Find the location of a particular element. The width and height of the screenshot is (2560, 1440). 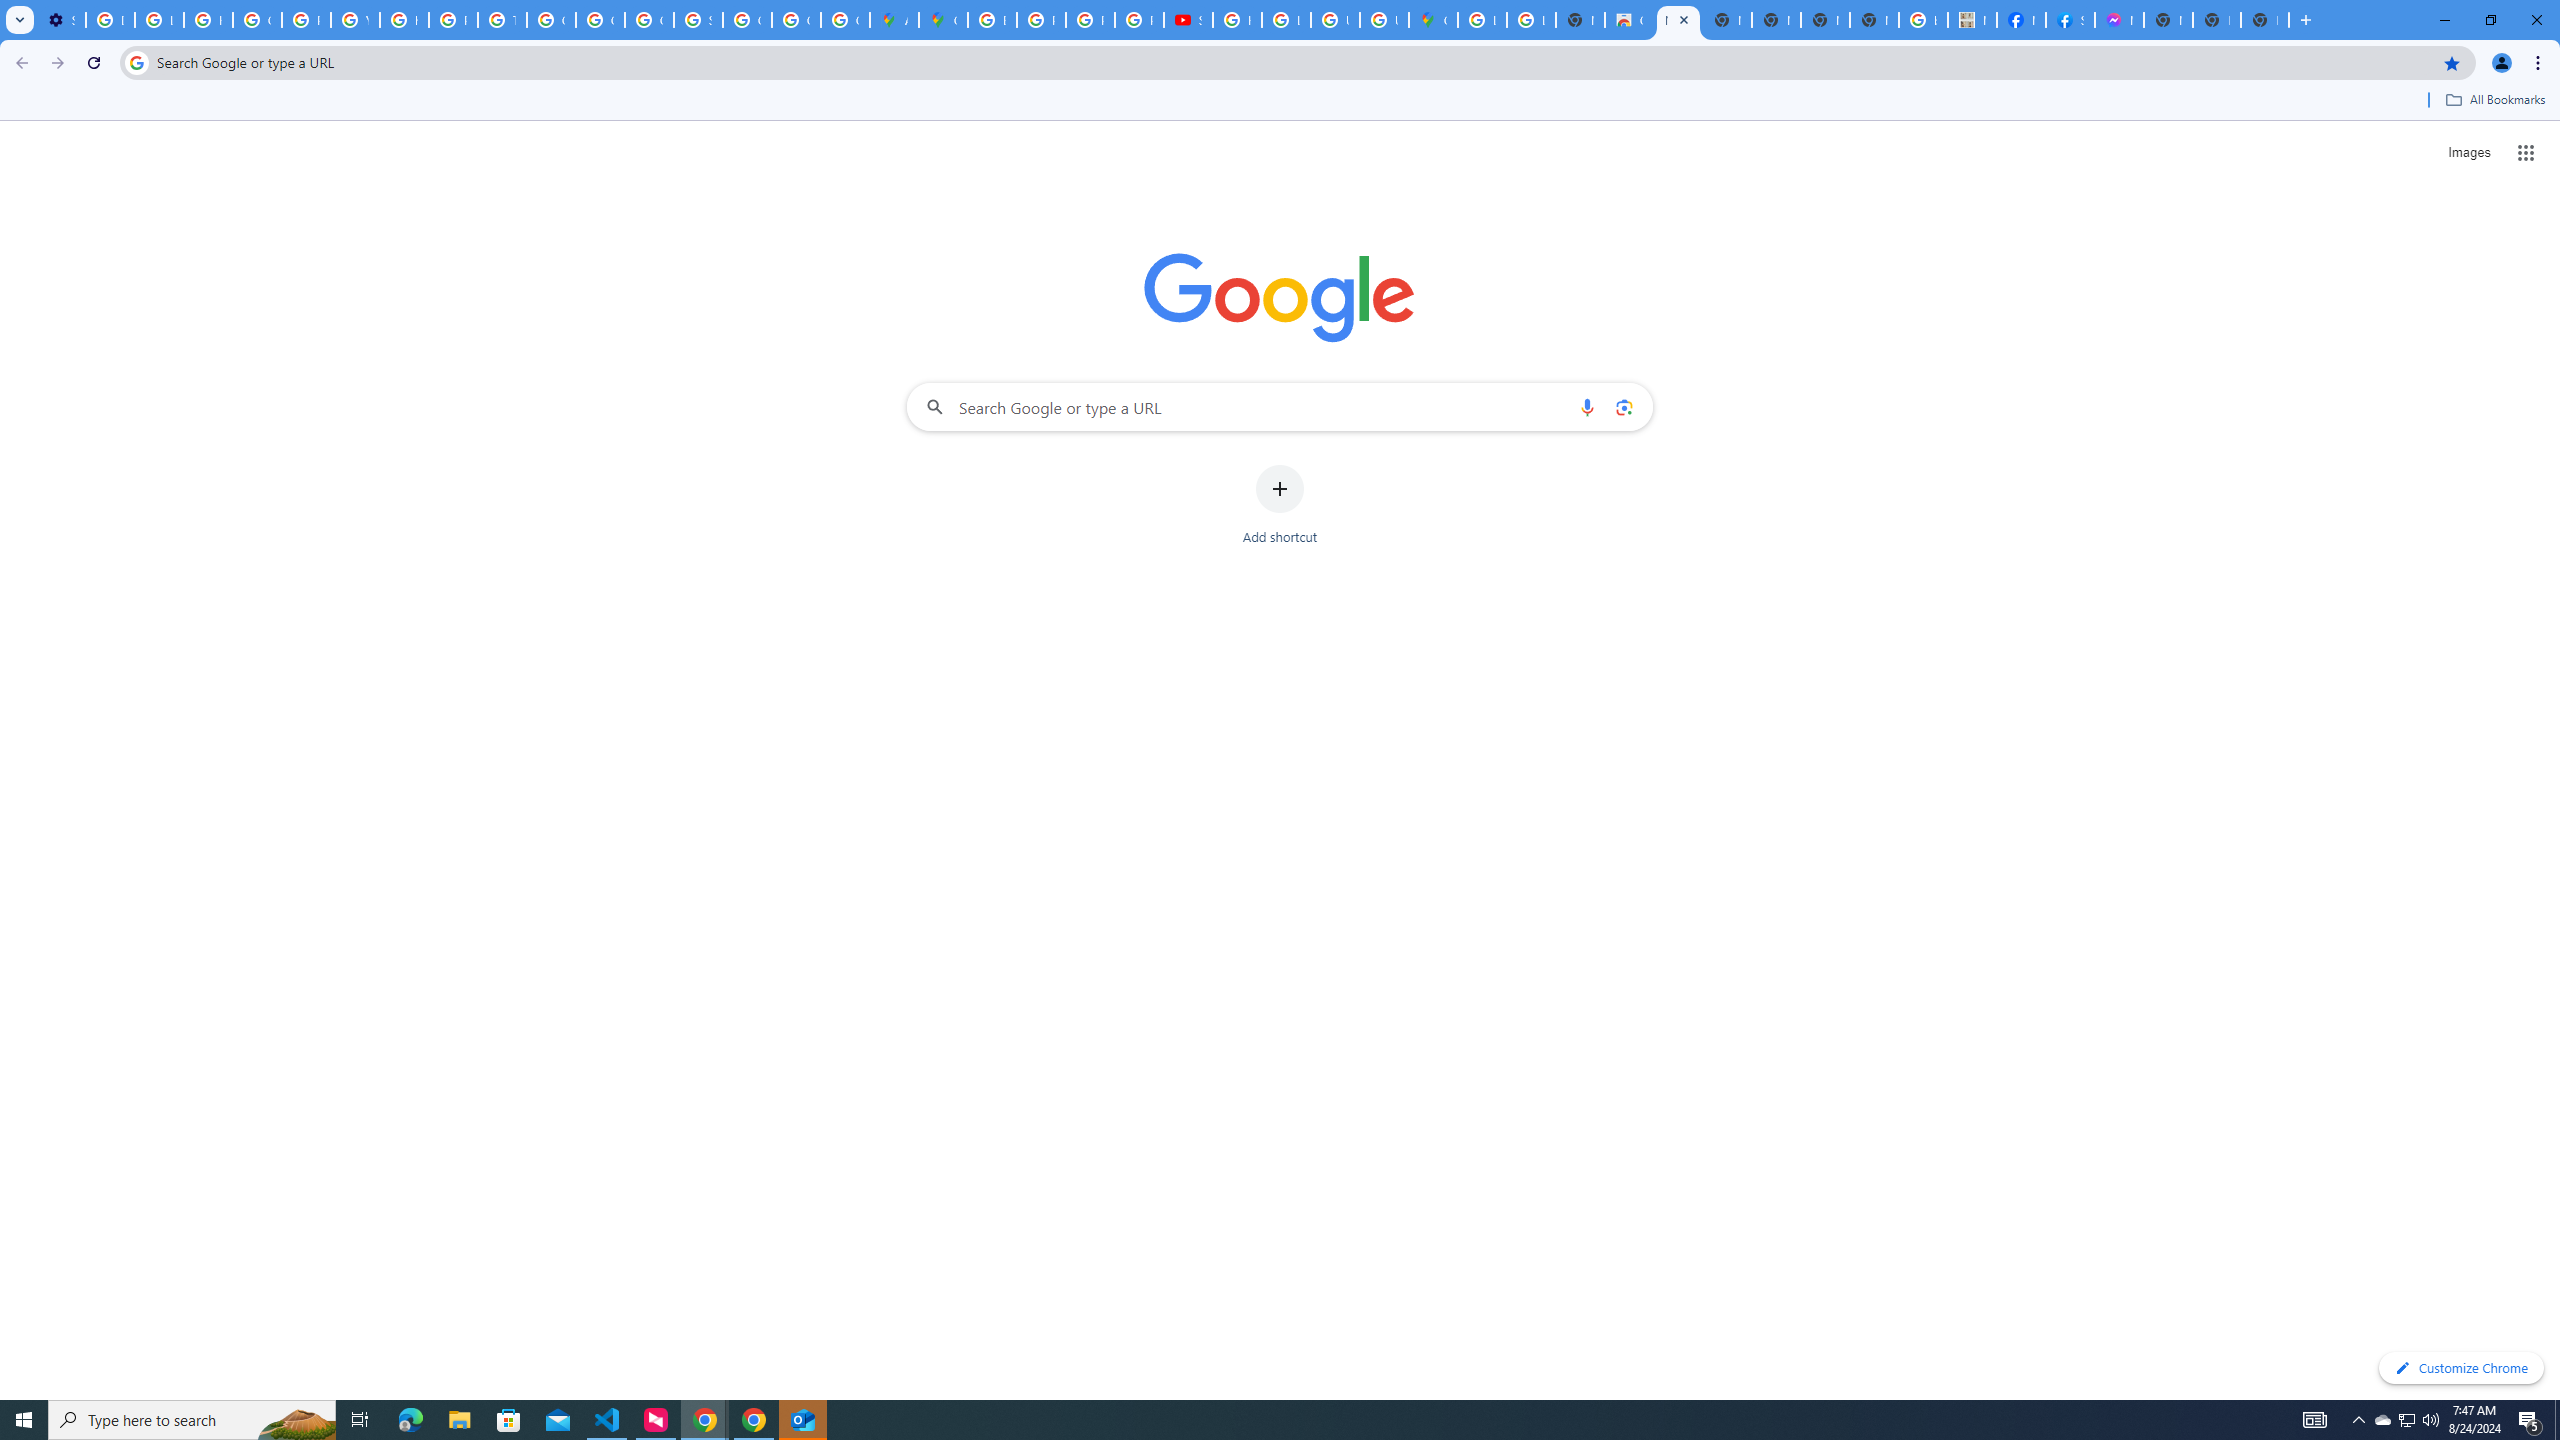

'Sign Up for Facebook' is located at coordinates (2070, 19).